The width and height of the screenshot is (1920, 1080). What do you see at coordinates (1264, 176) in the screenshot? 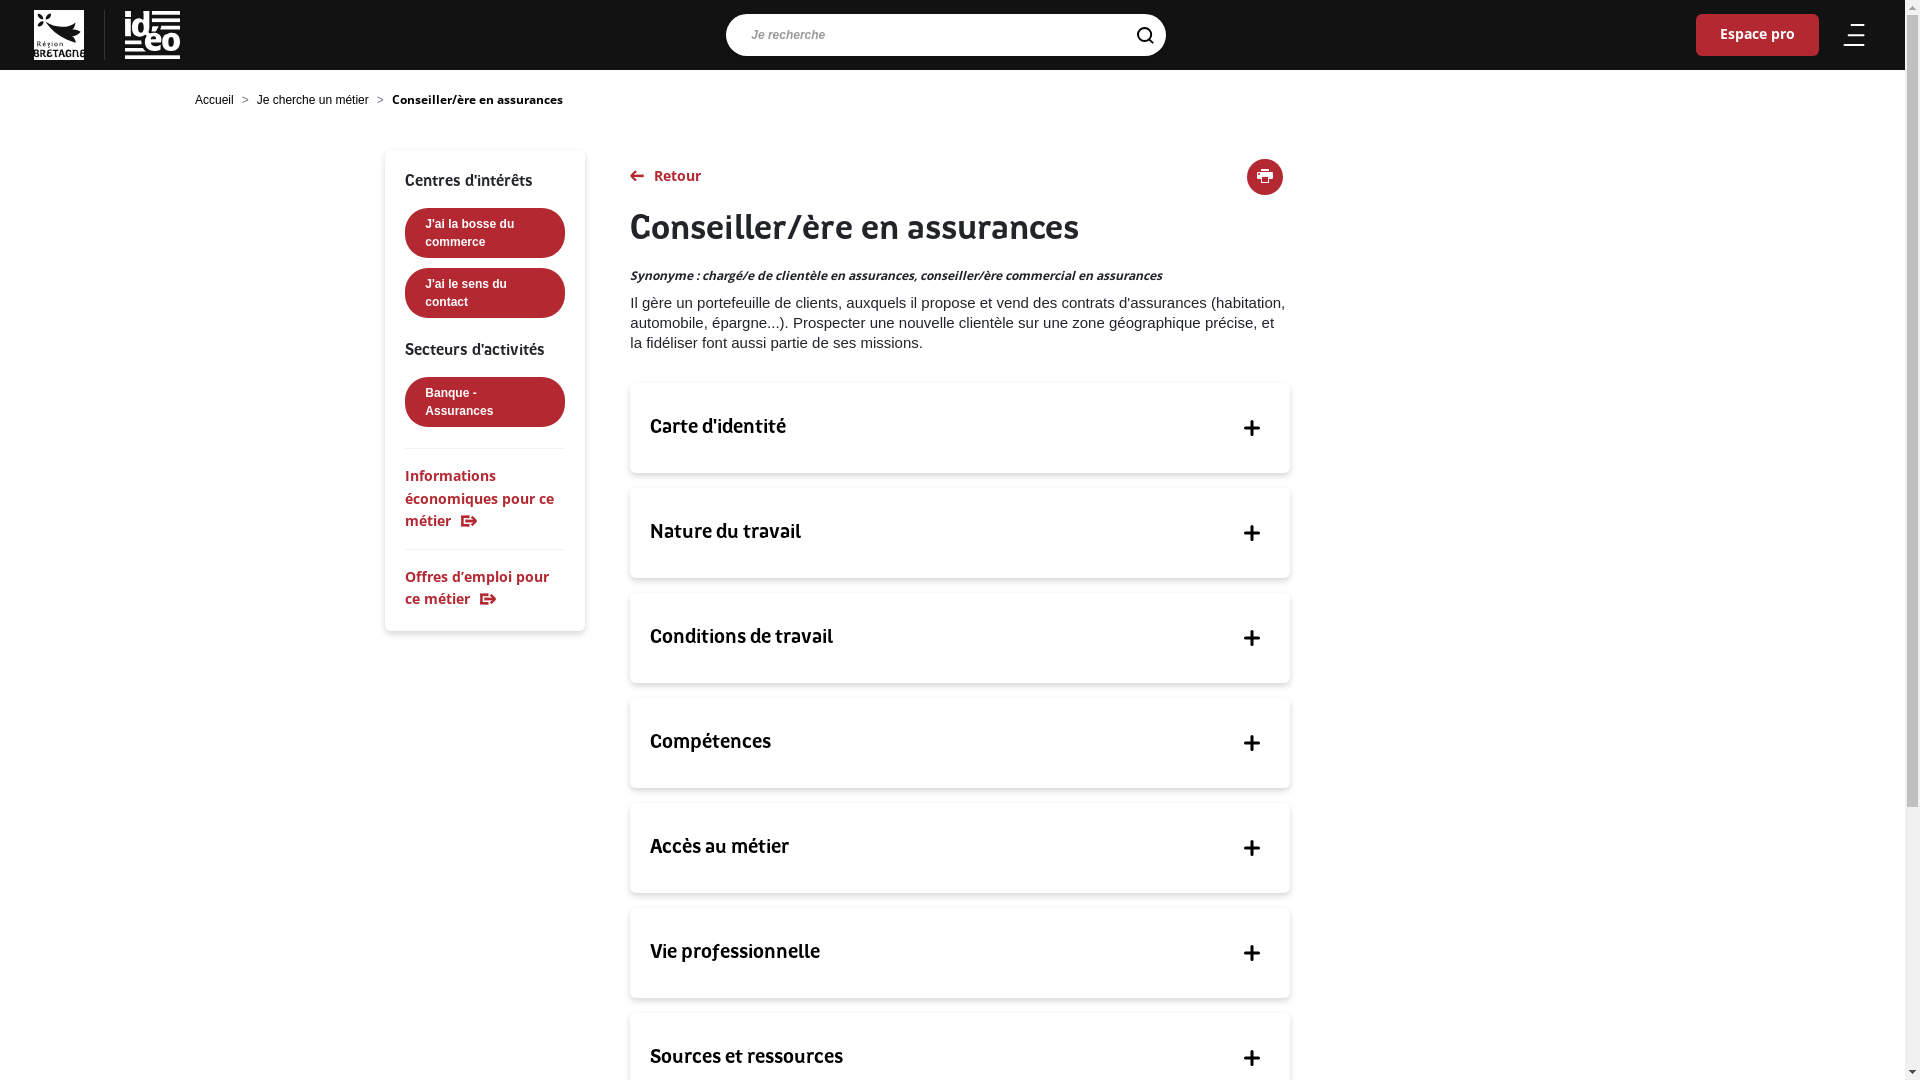
I see `'Imprimer la fiche'` at bounding box center [1264, 176].